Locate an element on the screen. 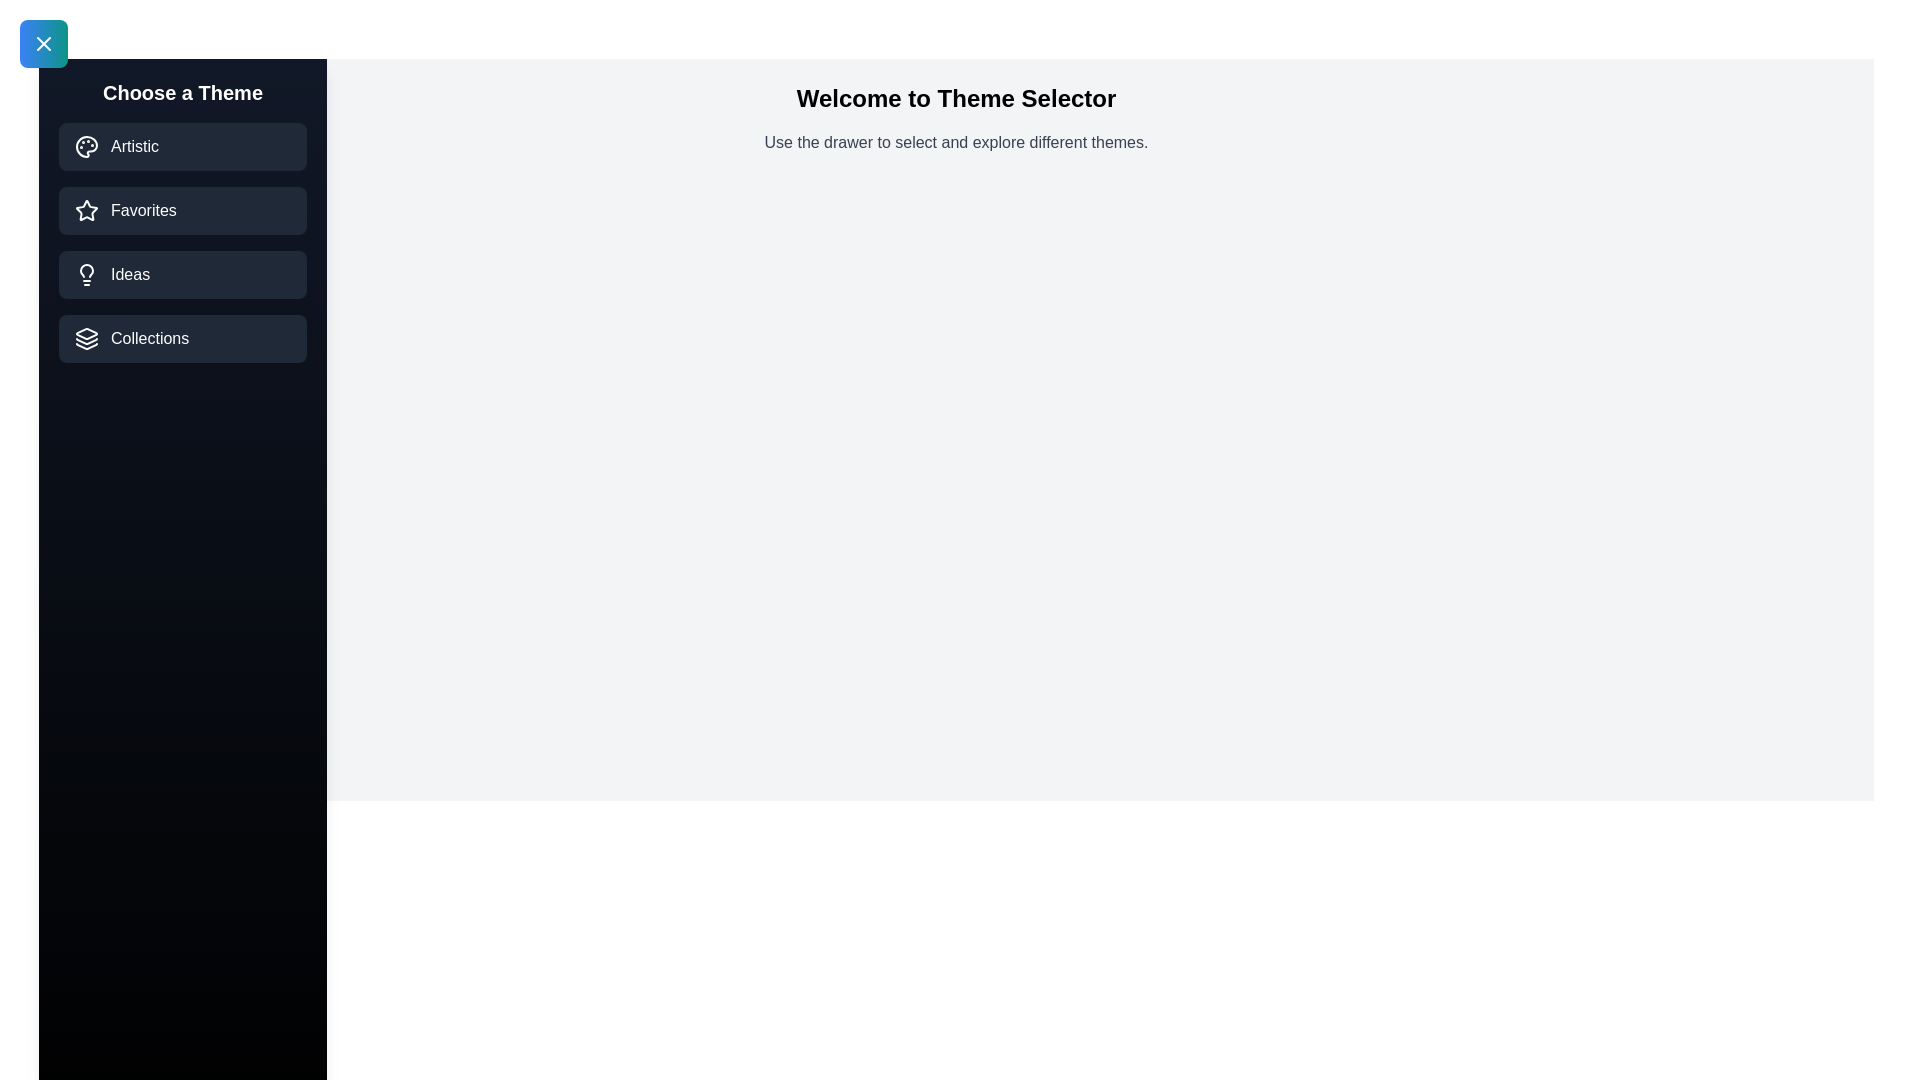  the toggle button to open or close the drawer is located at coordinates (43, 43).